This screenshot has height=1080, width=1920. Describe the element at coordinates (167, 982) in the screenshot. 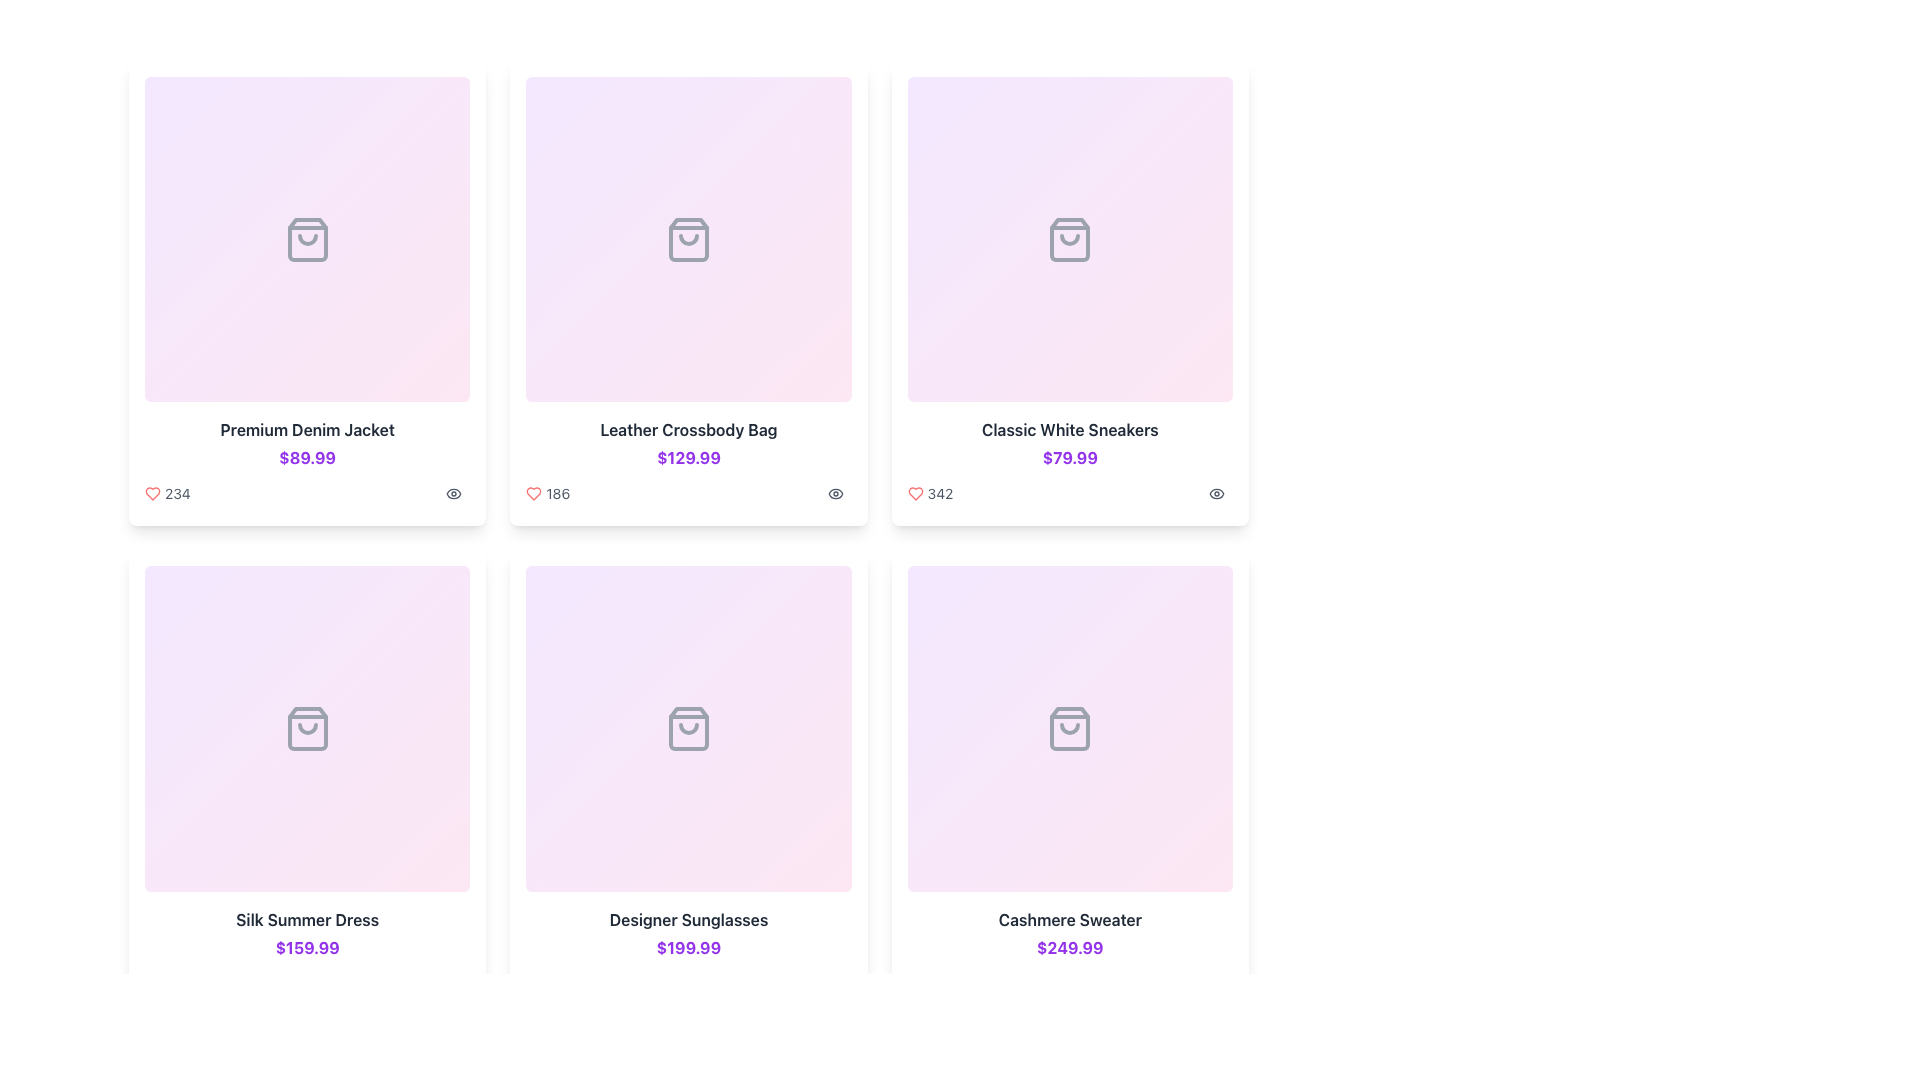

I see `the numeric count displayed on the Text label representing the number of likes or favorites for the 'Silk Summer Dress' card, located in the lower-left corner of the card` at that location.